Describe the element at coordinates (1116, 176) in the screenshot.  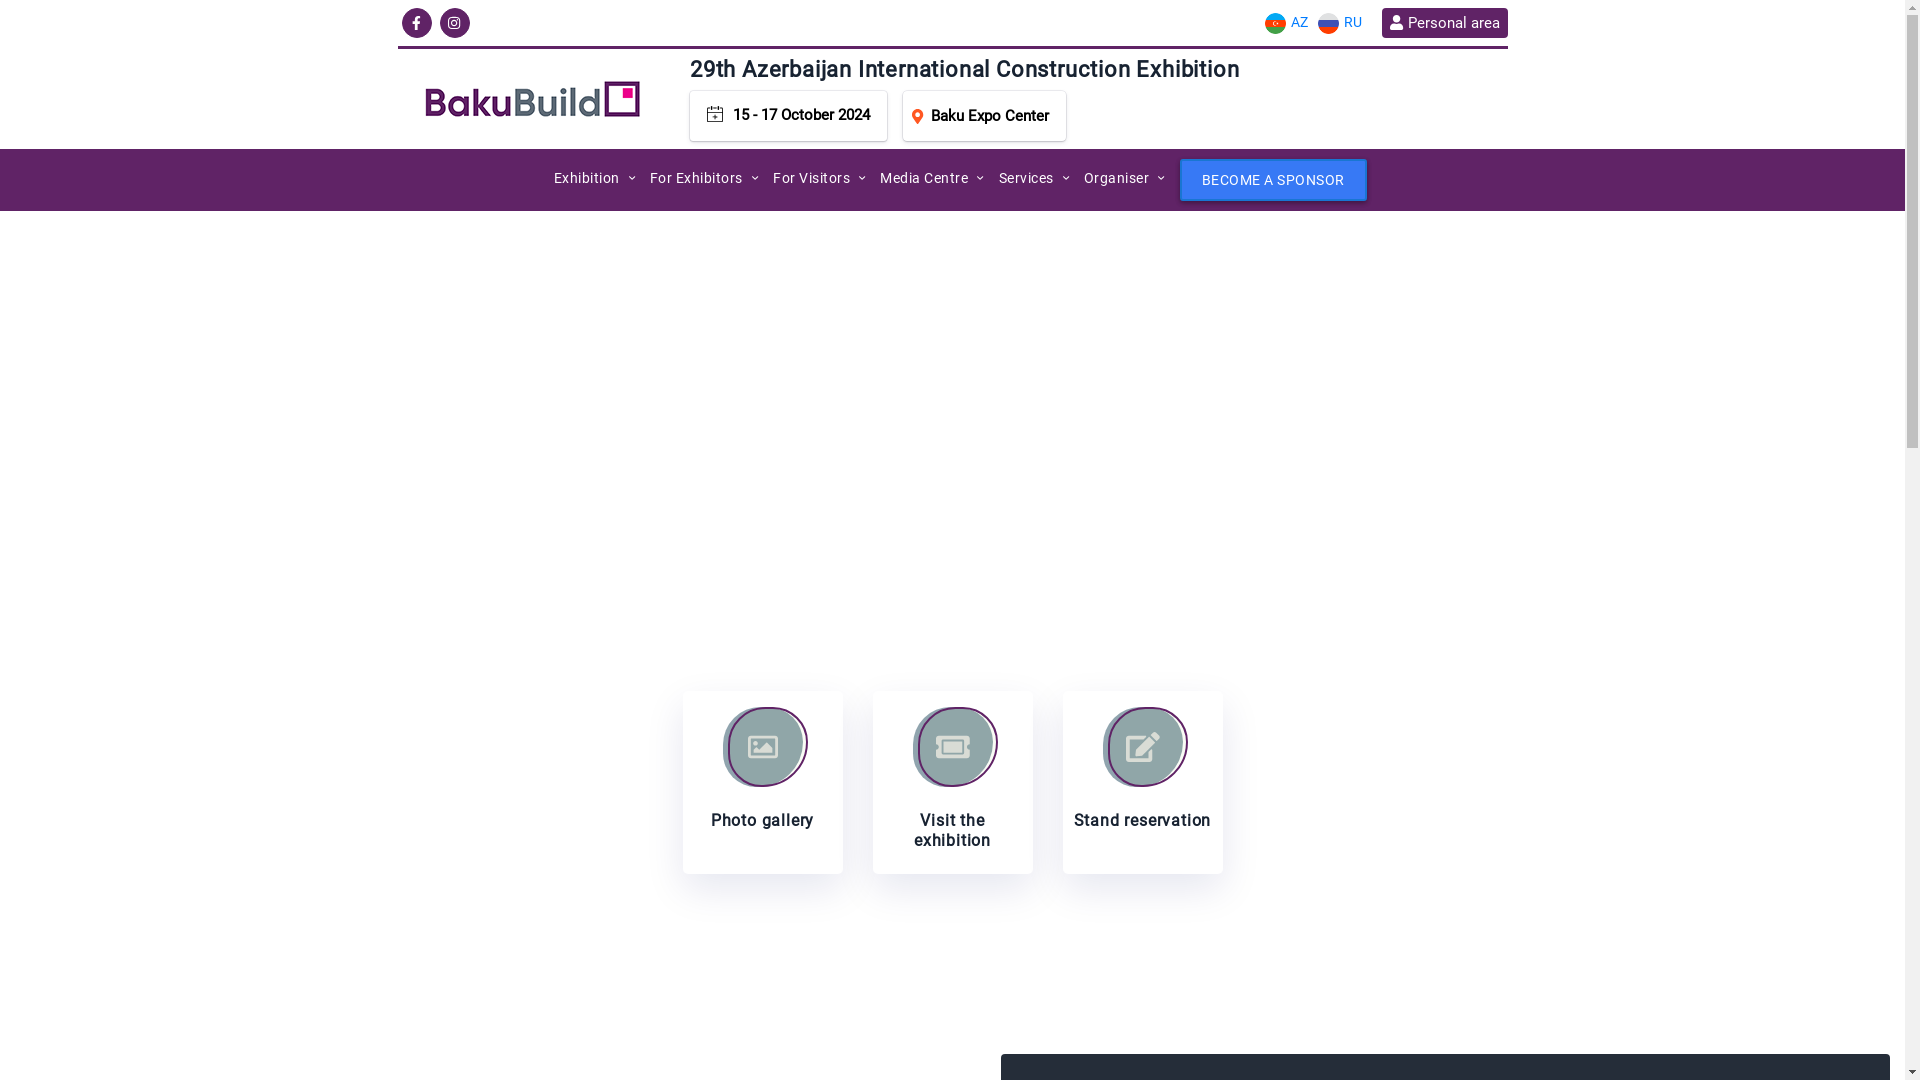
I see `'Organiser'` at that location.